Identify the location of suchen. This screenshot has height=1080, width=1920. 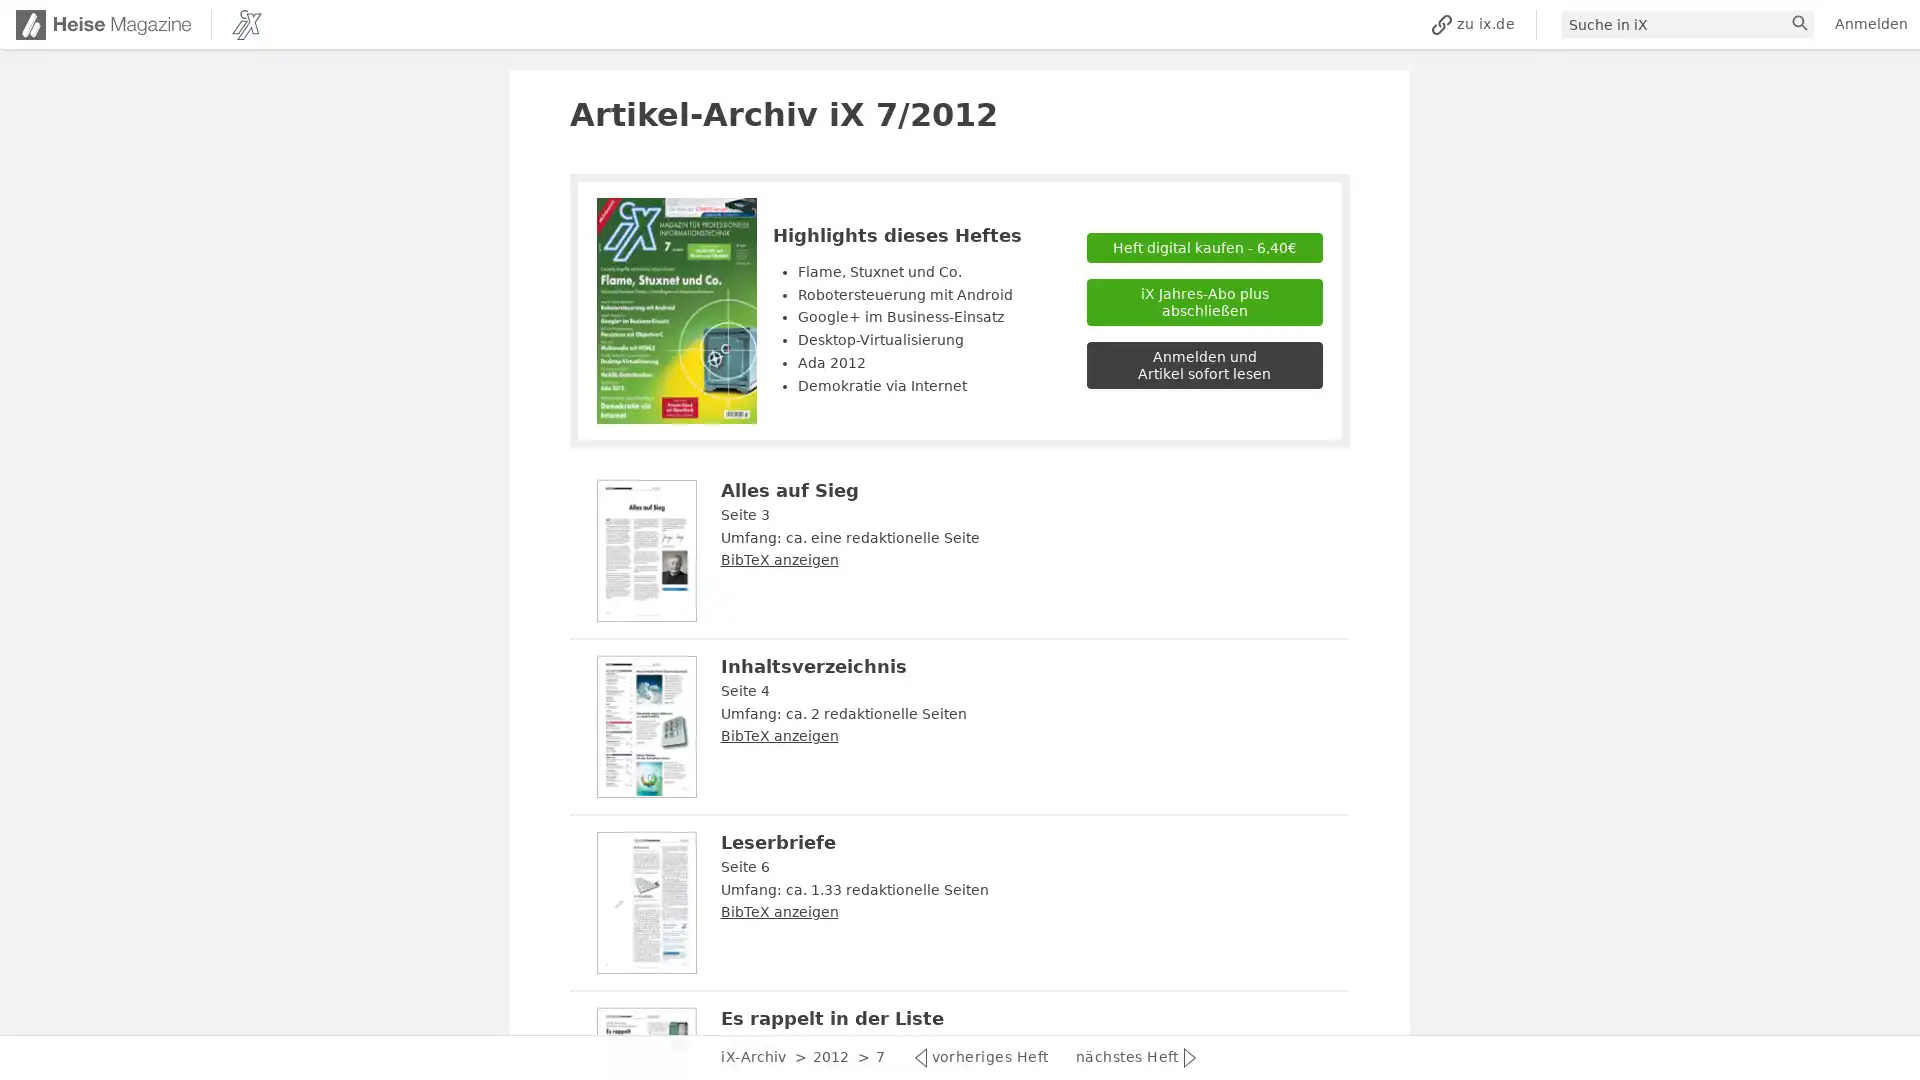
(1801, 24).